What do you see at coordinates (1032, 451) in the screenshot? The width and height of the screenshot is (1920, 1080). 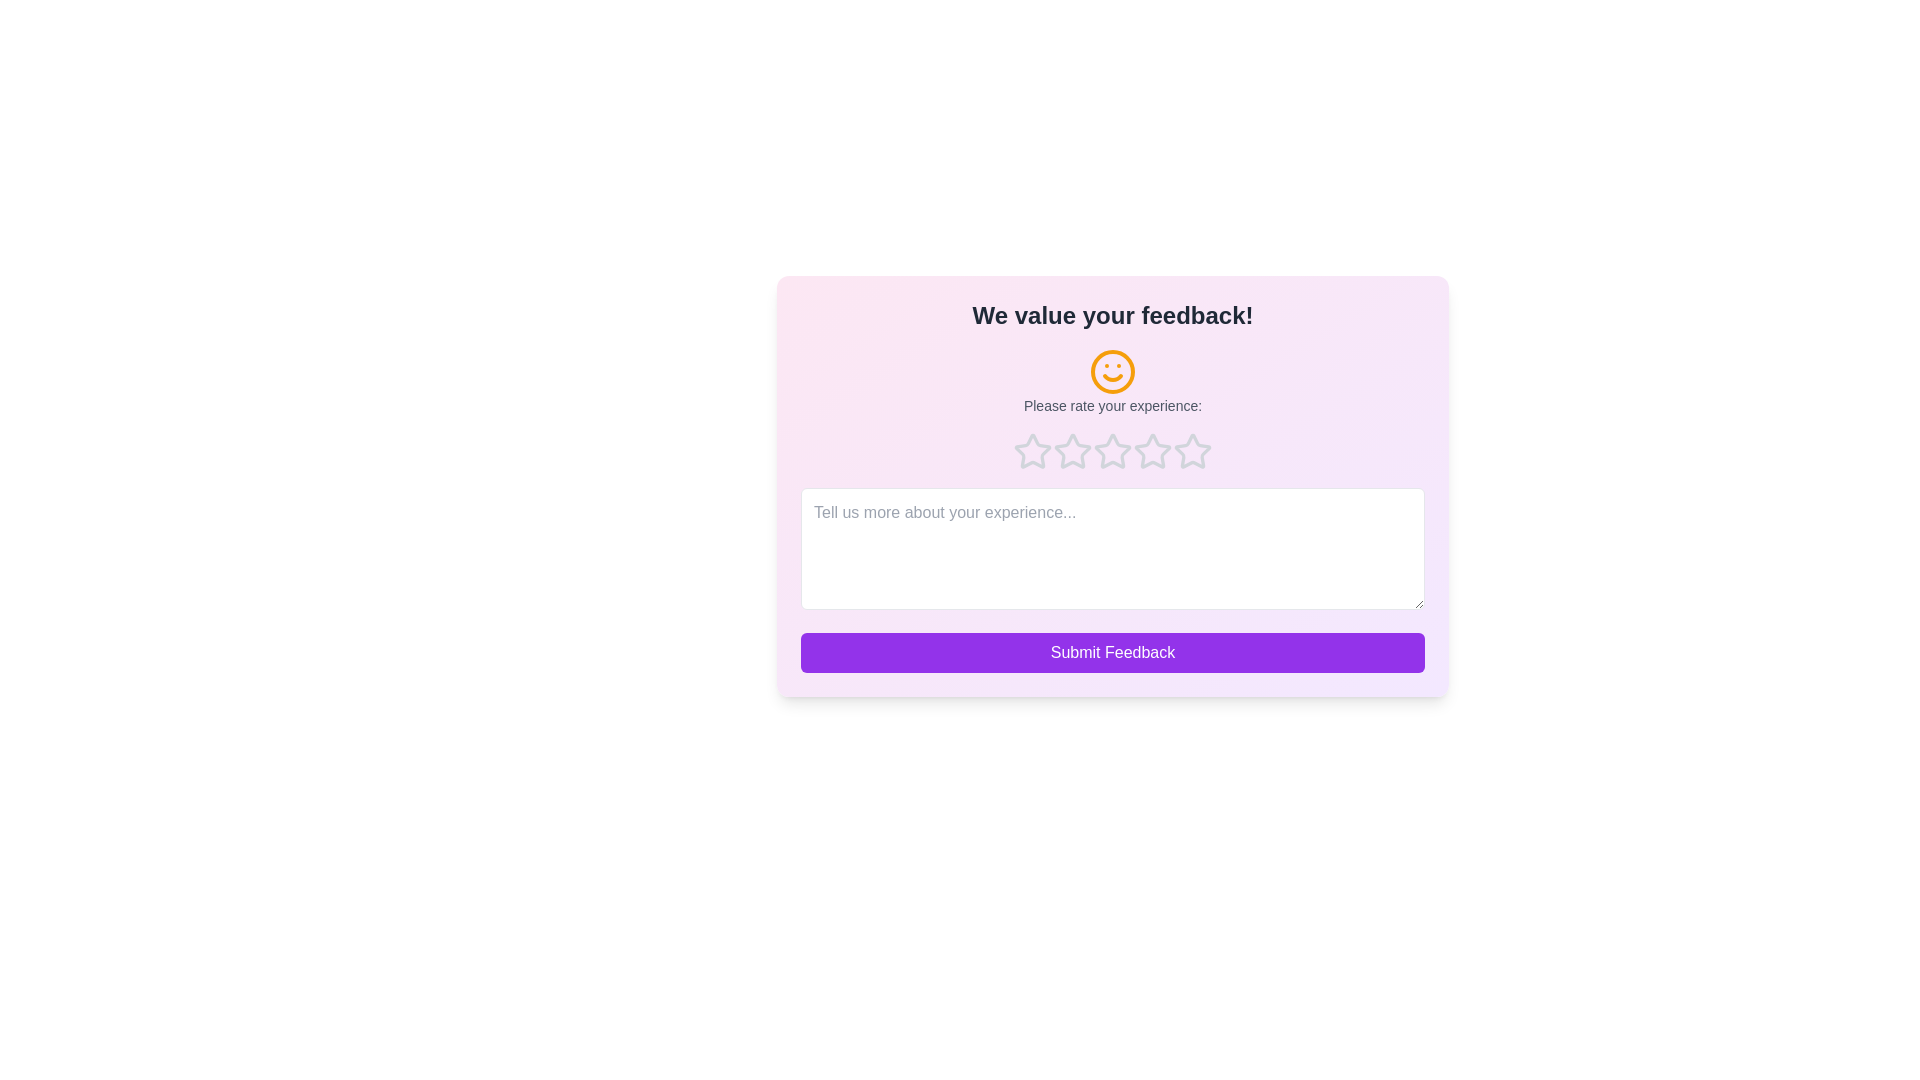 I see `the first star icon, which has a hollow interior and gray borders` at bounding box center [1032, 451].